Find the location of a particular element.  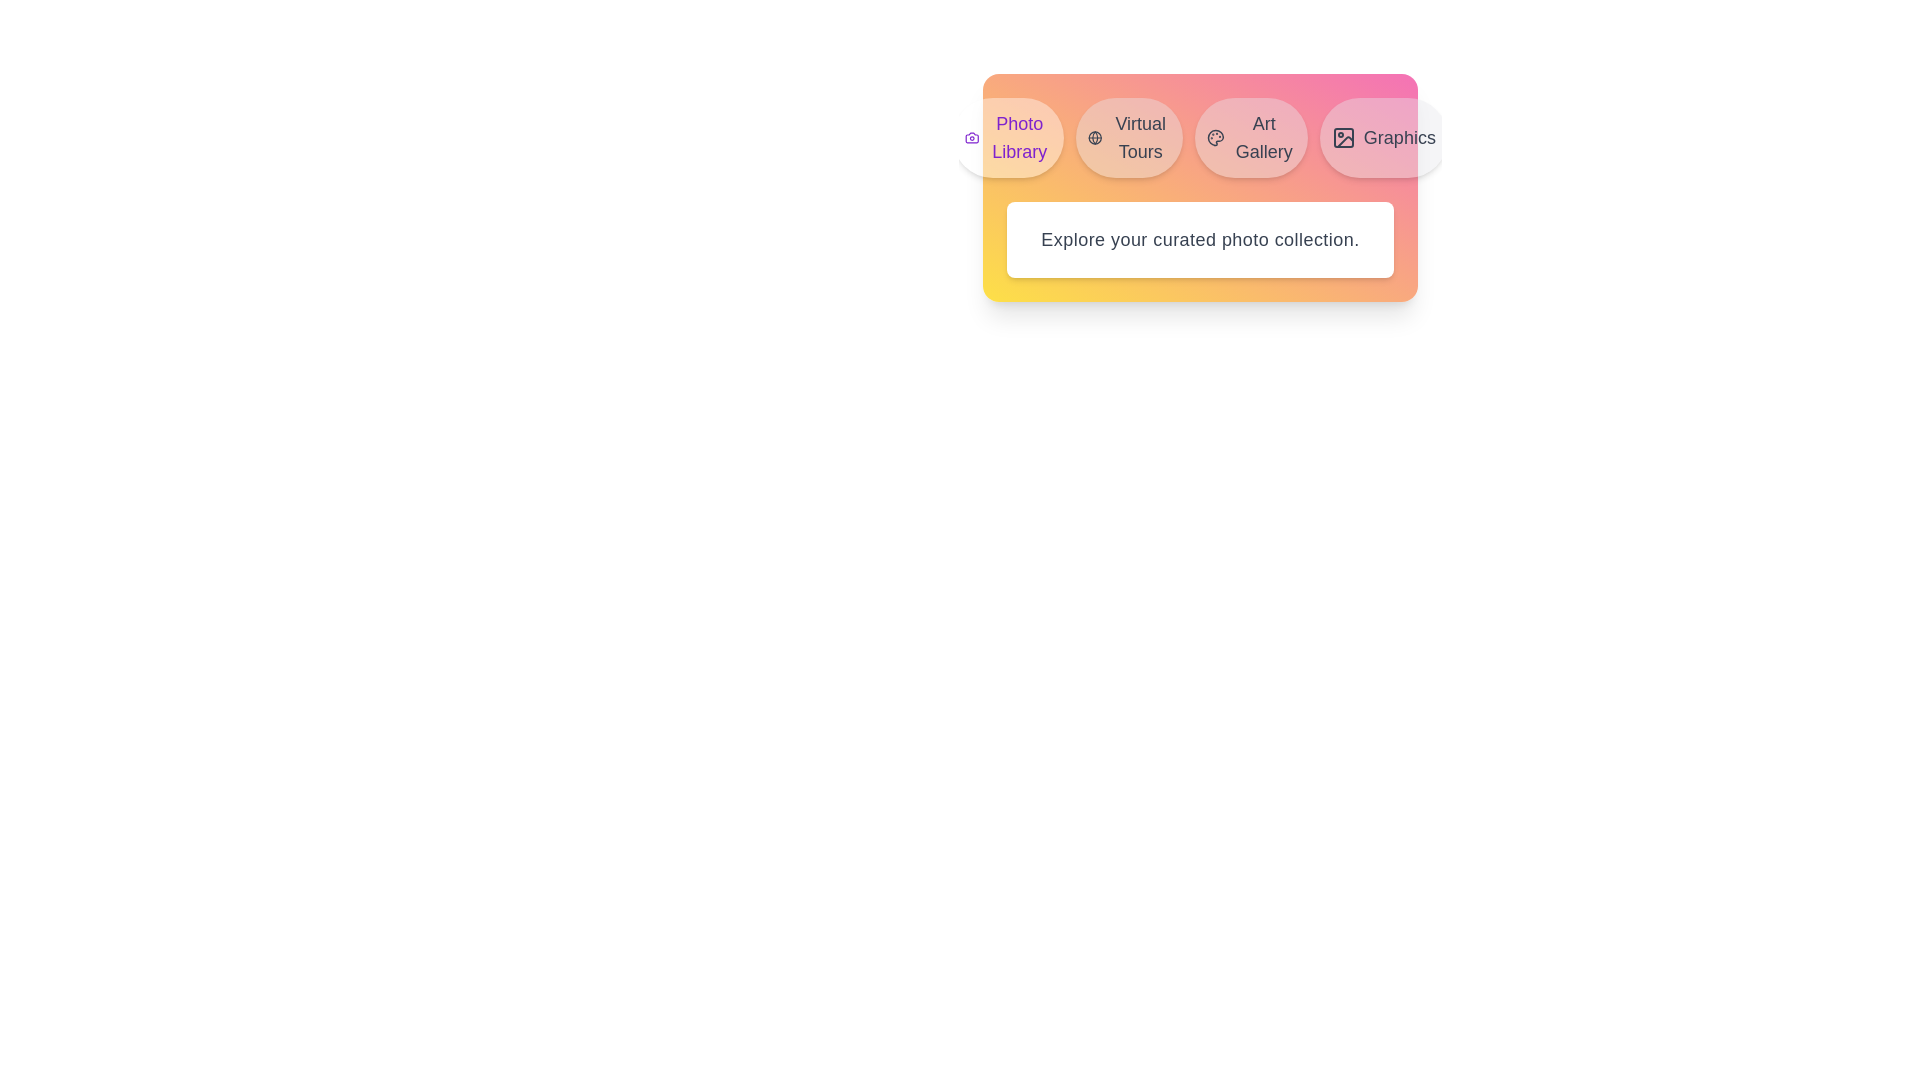

the tab labeled Photo Library in the MediaLibraryTabs component is located at coordinates (1008, 137).